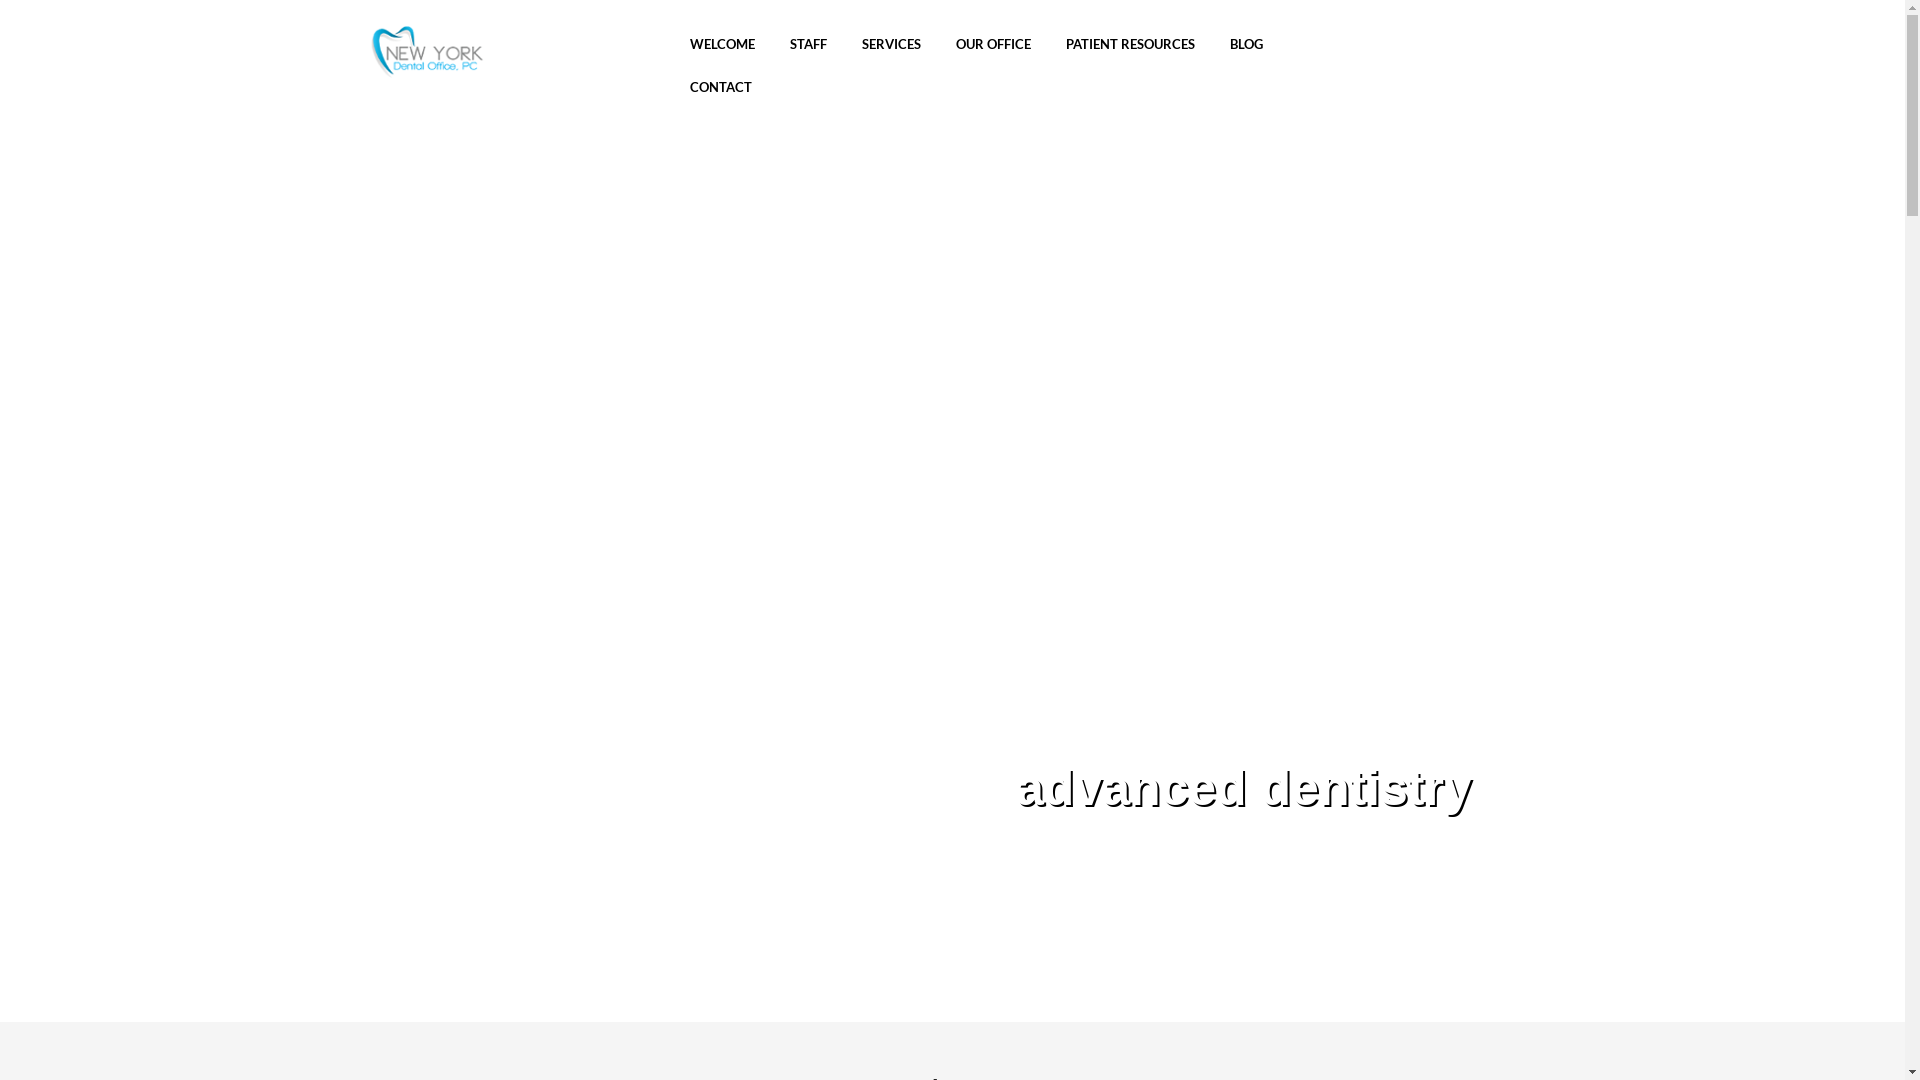 The width and height of the screenshot is (1920, 1080). Describe the element at coordinates (1130, 45) in the screenshot. I see `'PATIENT RESOURCES'` at that location.